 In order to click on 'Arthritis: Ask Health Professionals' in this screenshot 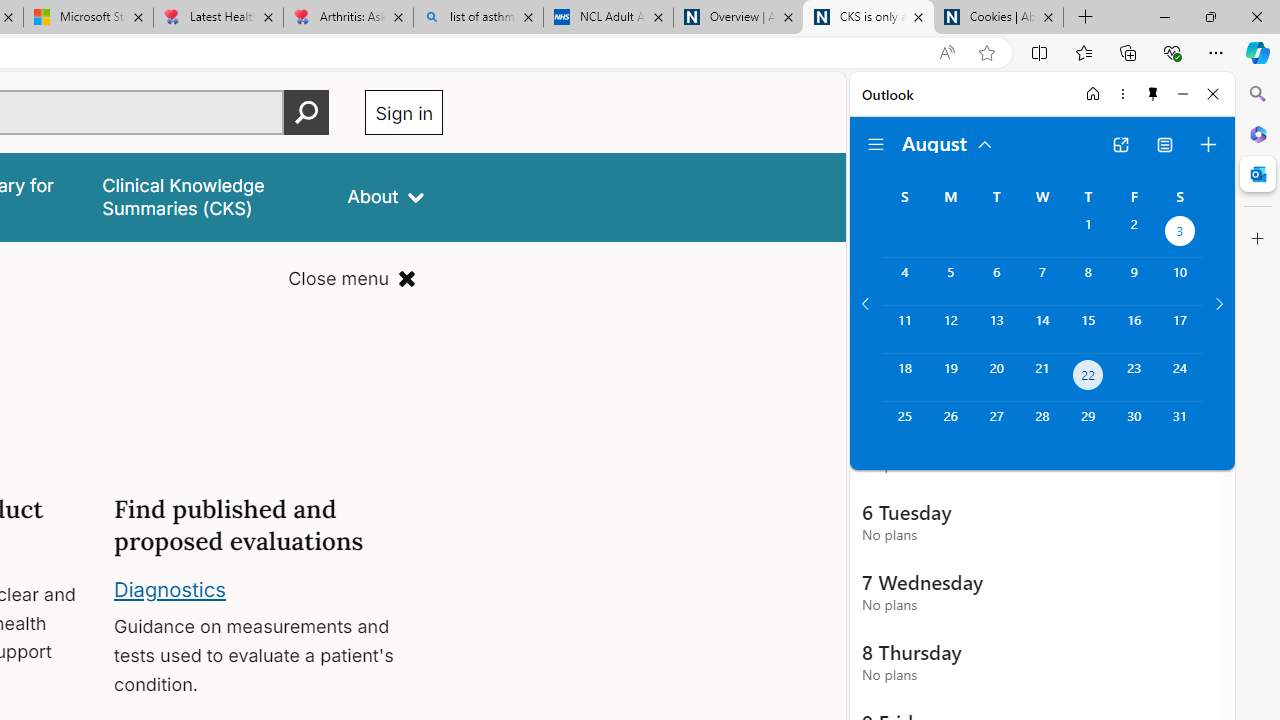, I will do `click(348, 17)`.